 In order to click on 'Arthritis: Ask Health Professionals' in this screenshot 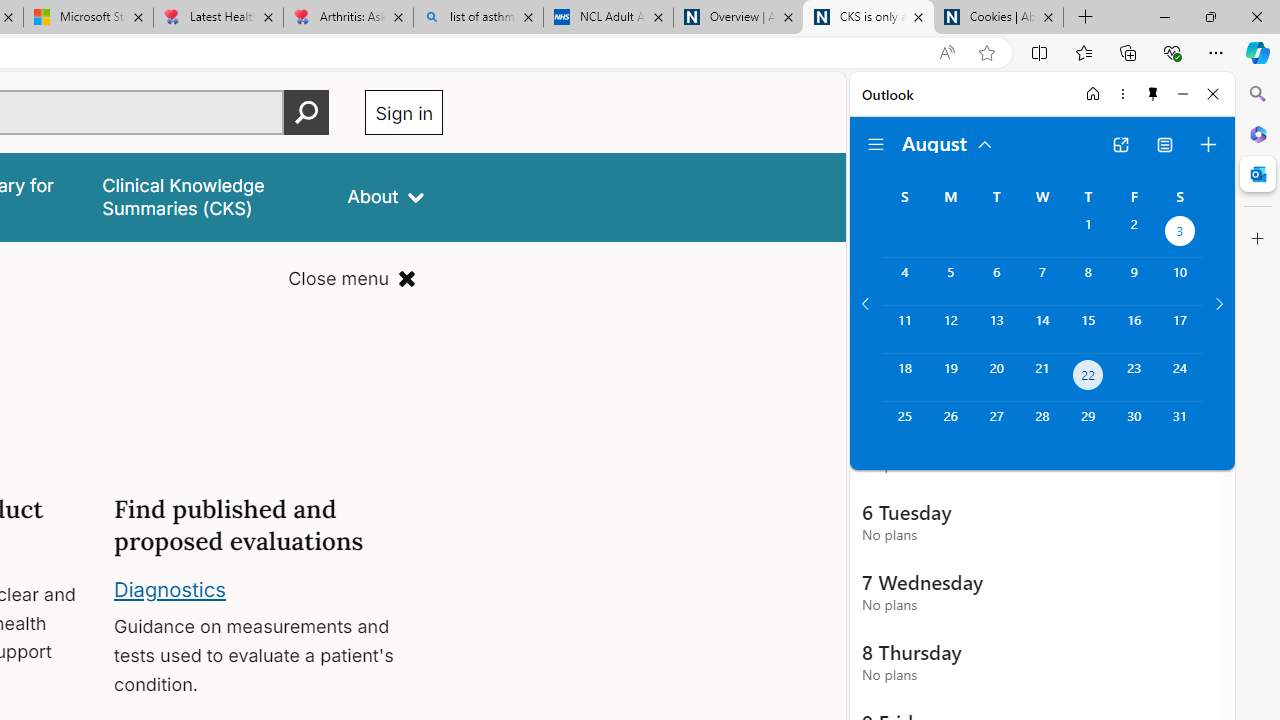, I will do `click(348, 17)`.